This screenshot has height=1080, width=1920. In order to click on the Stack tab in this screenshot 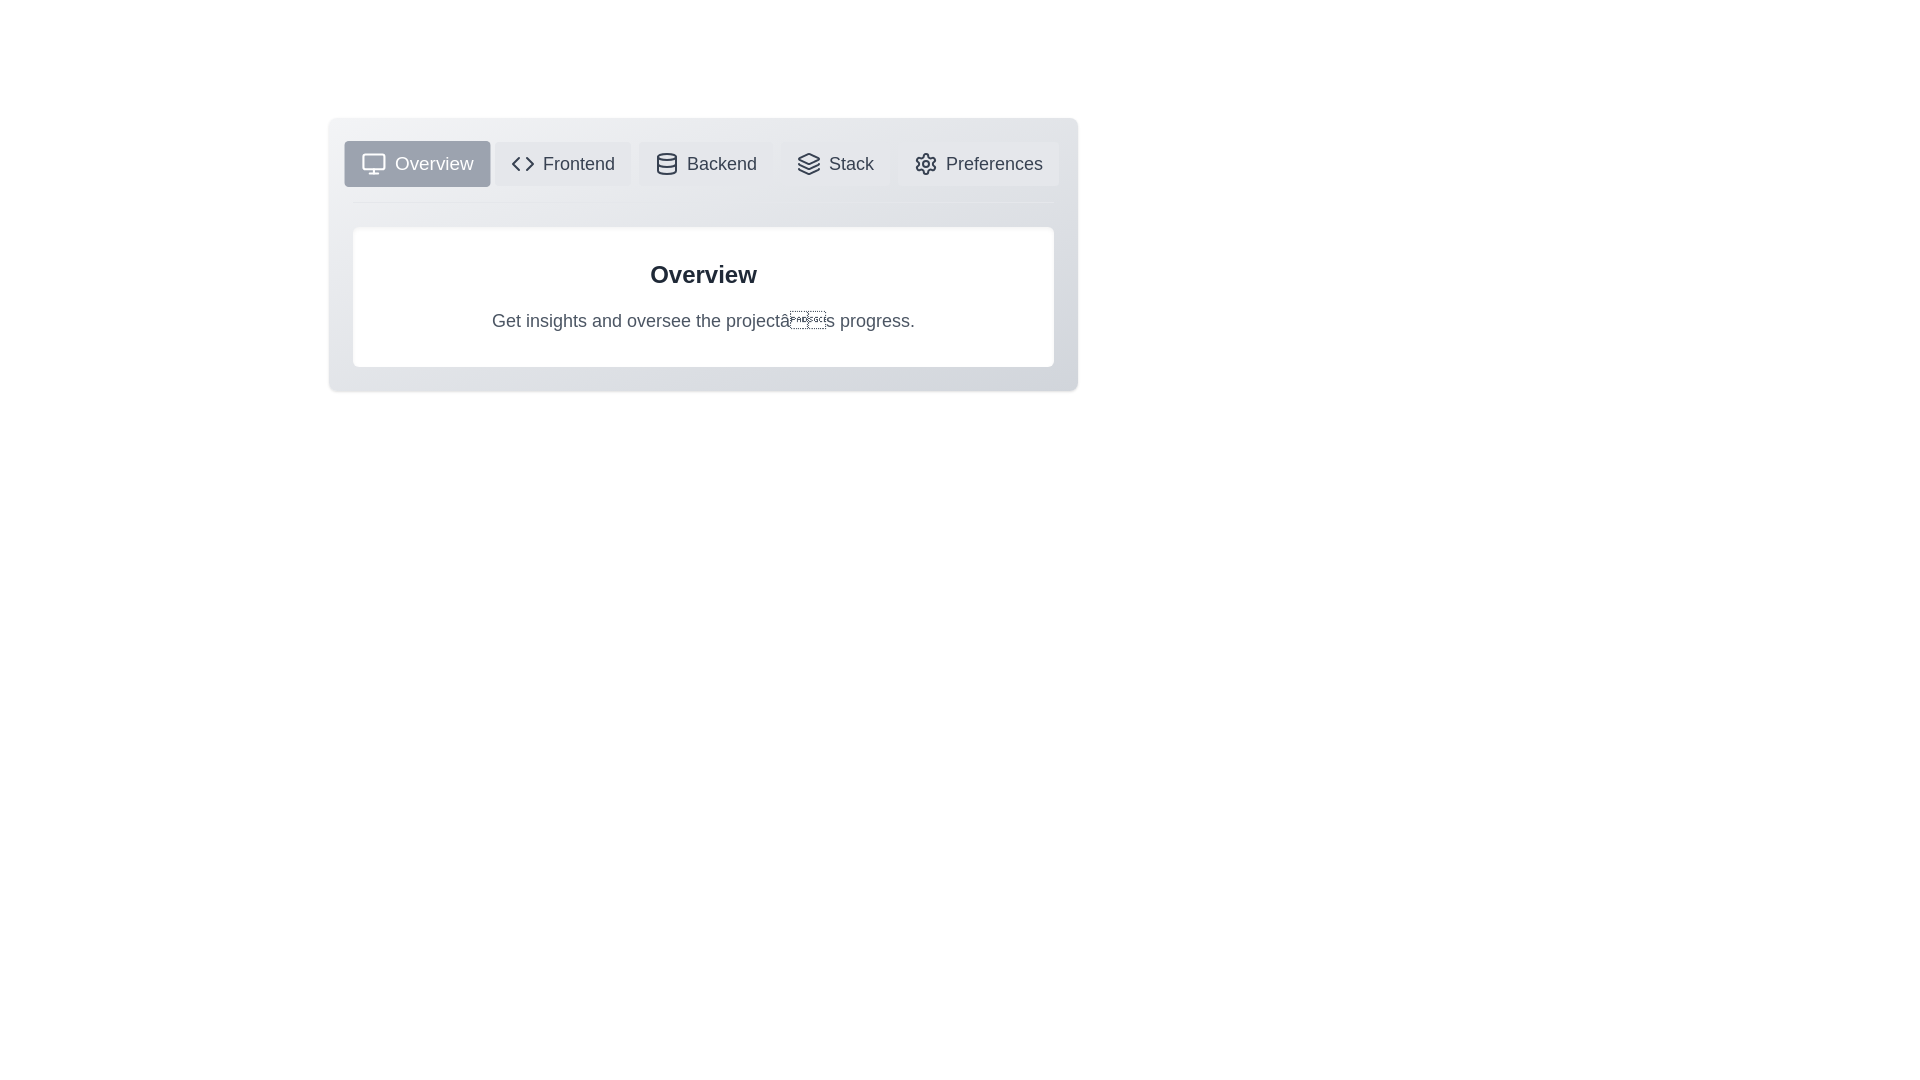, I will do `click(835, 163)`.